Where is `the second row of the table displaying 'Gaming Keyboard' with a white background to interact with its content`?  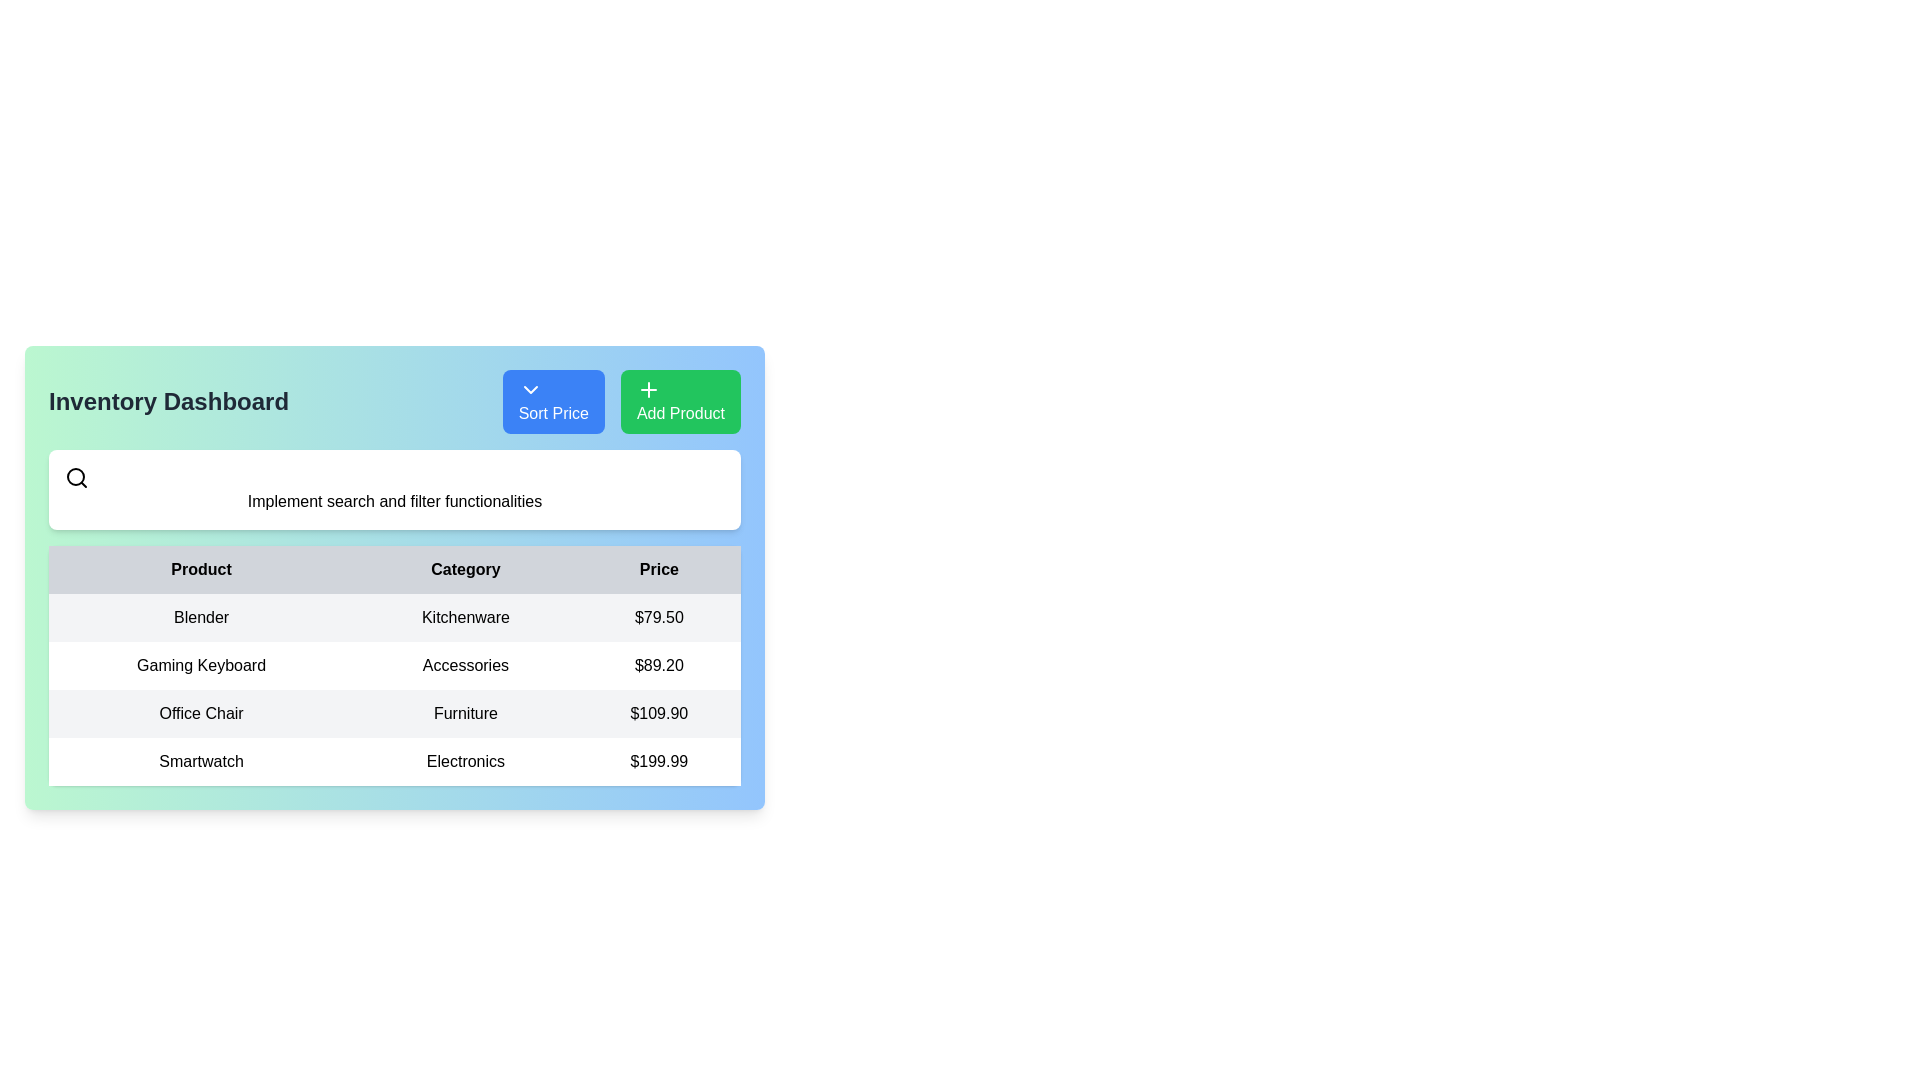
the second row of the table displaying 'Gaming Keyboard' with a white background to interact with its content is located at coordinates (394, 666).